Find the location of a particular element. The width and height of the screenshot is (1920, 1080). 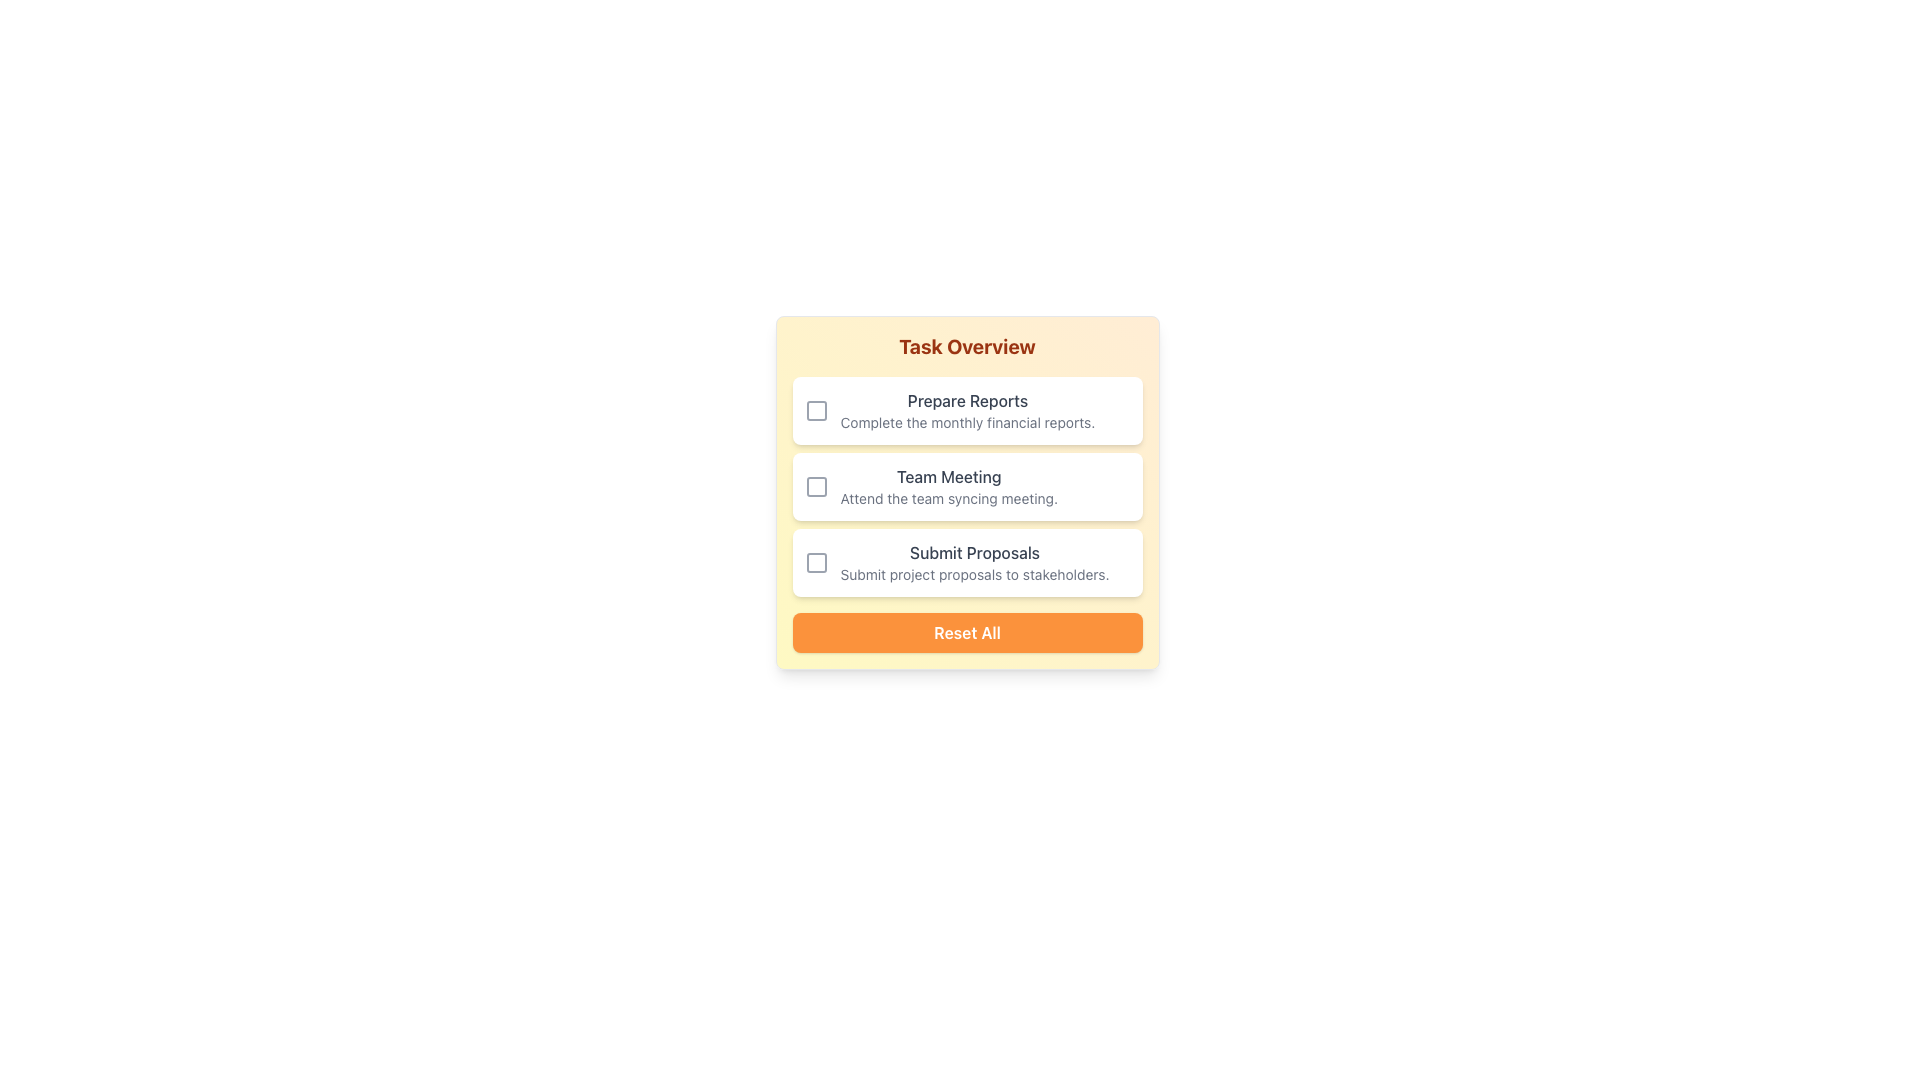

the 'Prepare Reports' text block within the first card of the 'Task Overview' section is located at coordinates (967, 410).